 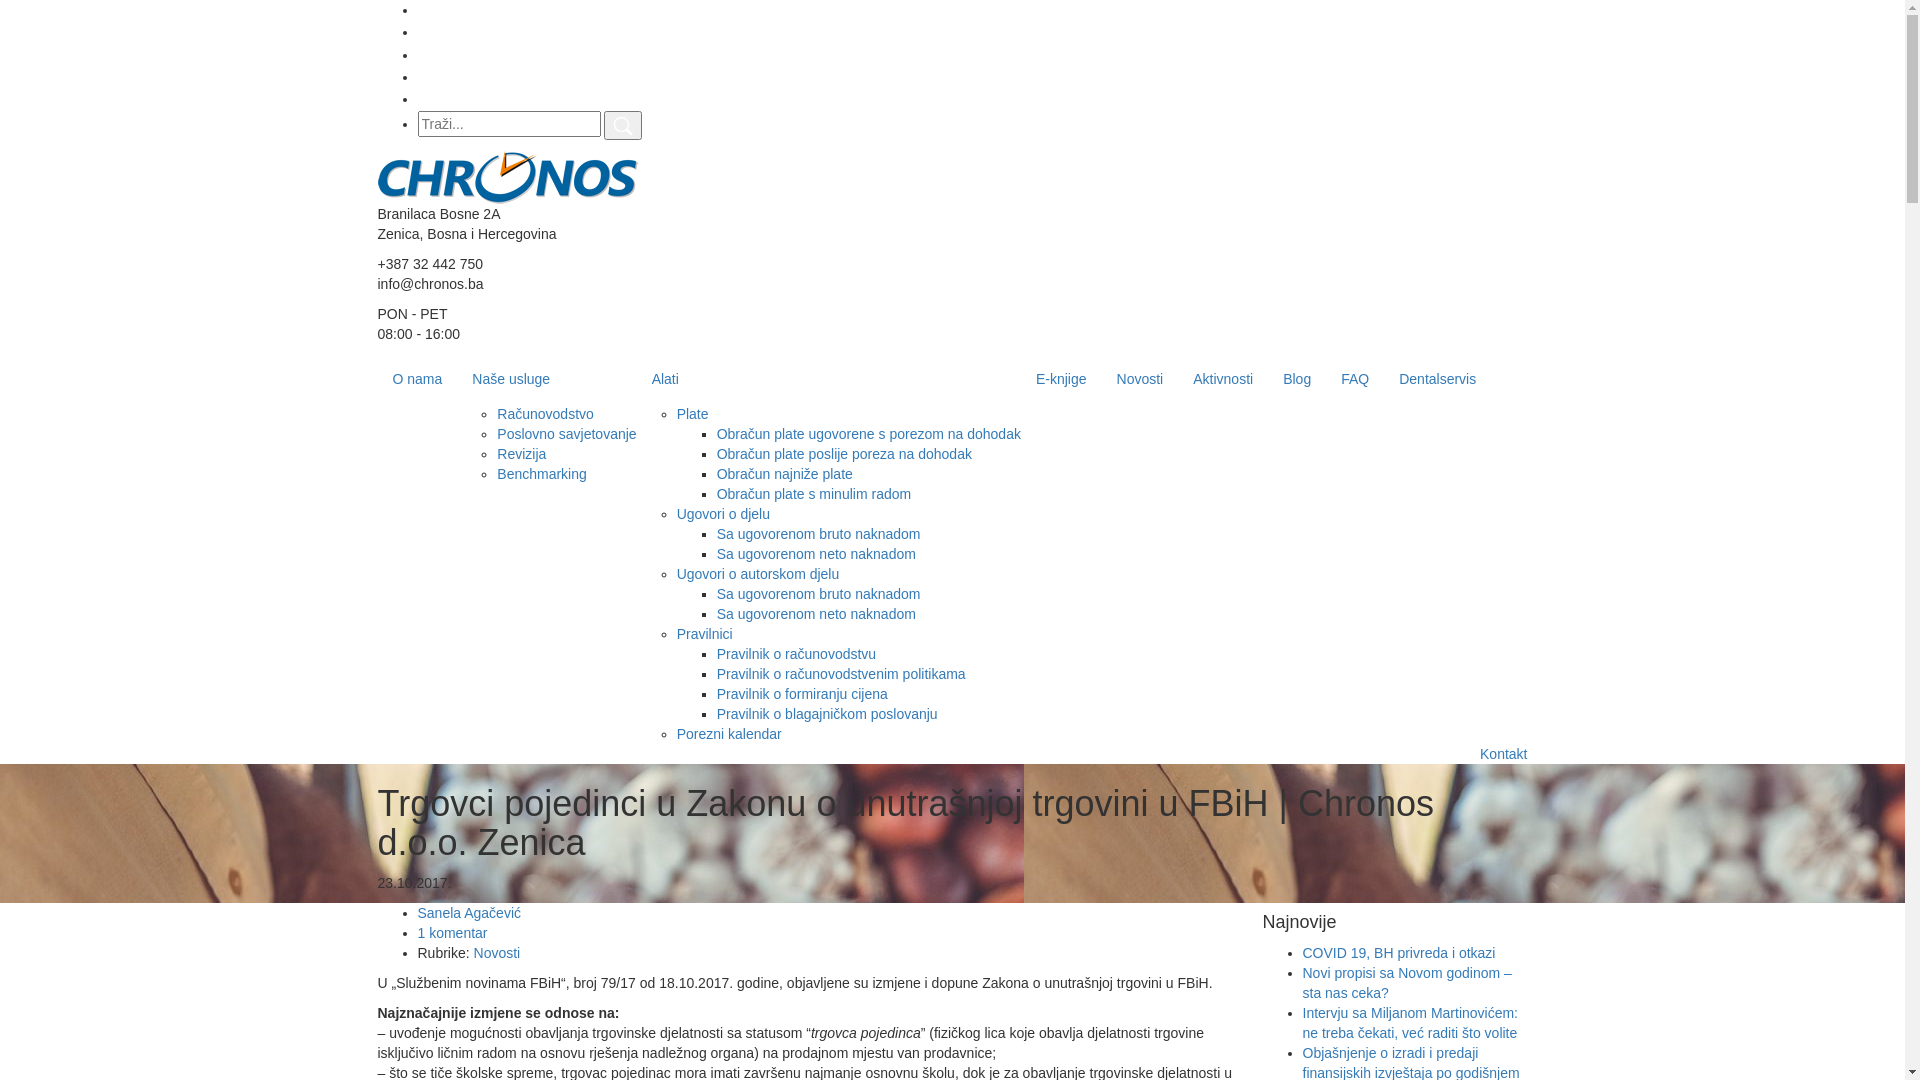 What do you see at coordinates (1222, 378) in the screenshot?
I see `'Aktivnosti'` at bounding box center [1222, 378].